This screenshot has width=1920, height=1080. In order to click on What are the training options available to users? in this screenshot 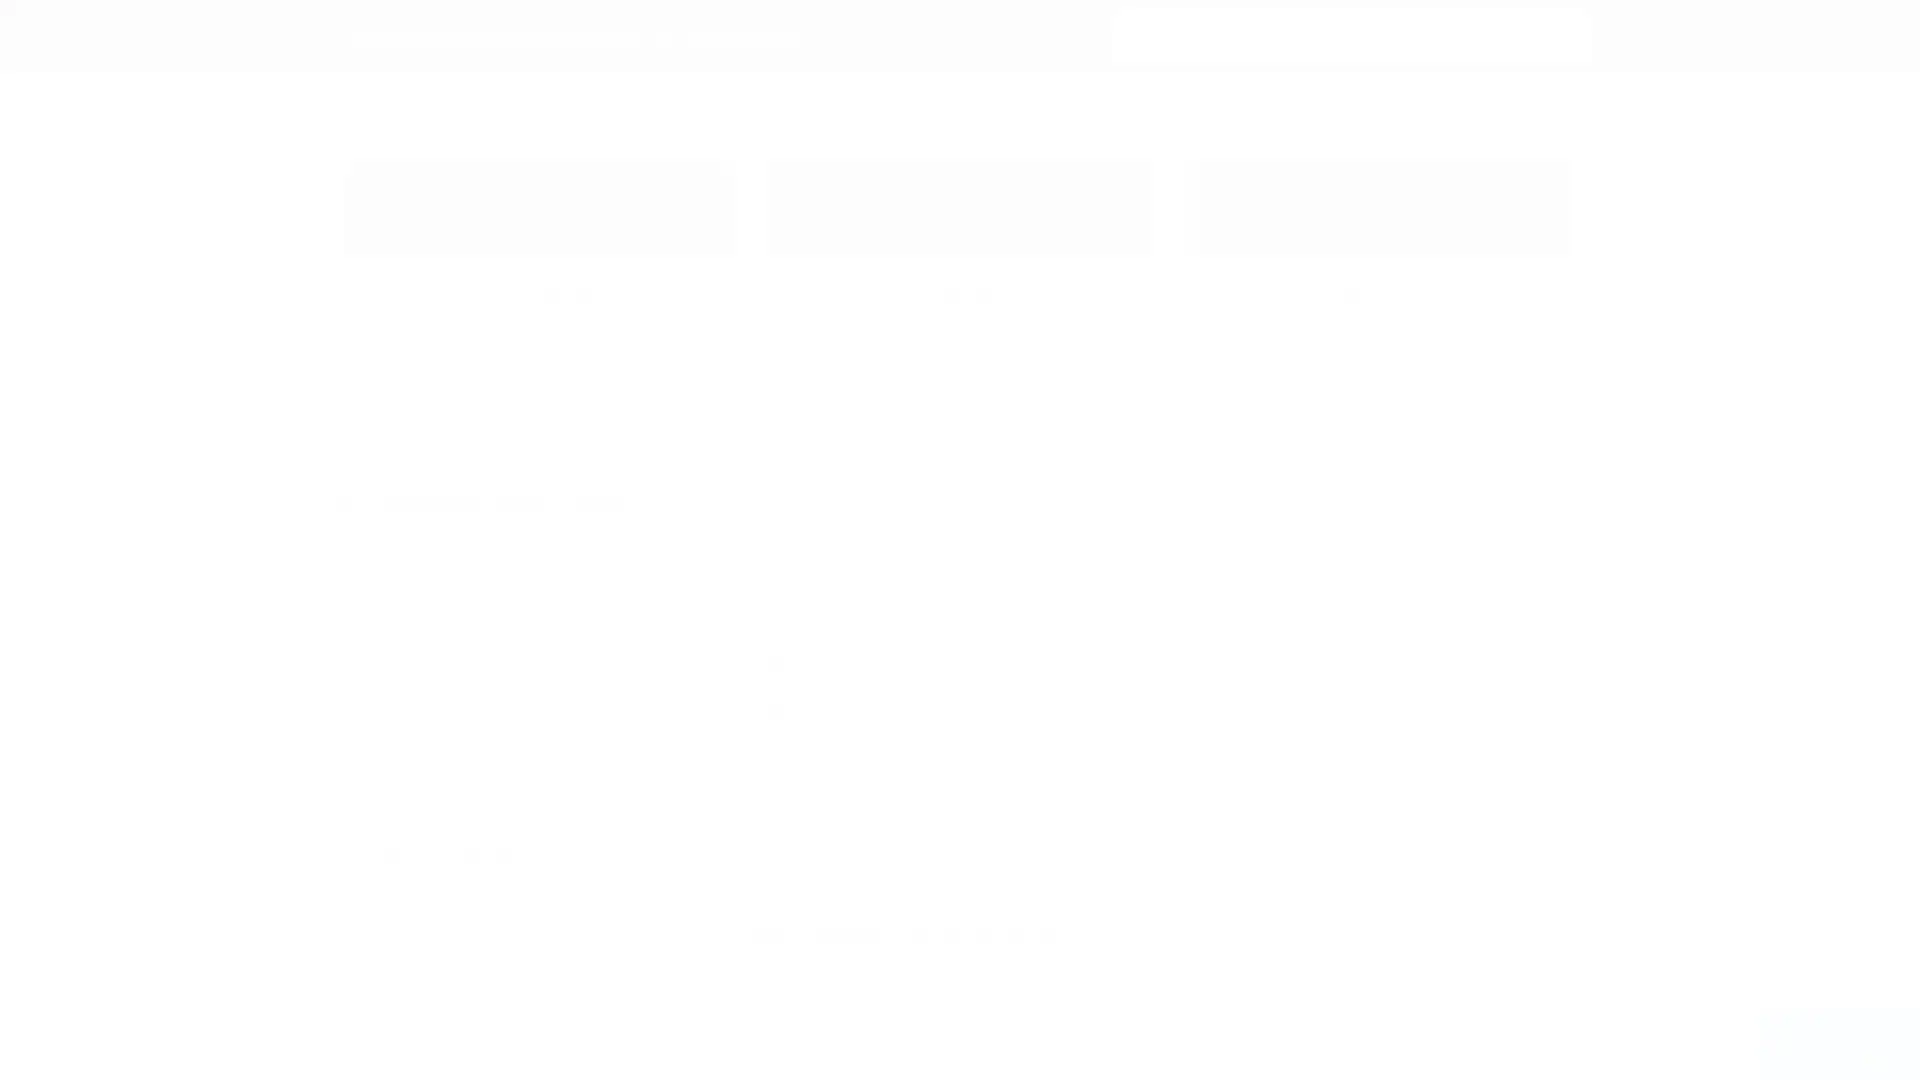, I will do `click(917, 666)`.